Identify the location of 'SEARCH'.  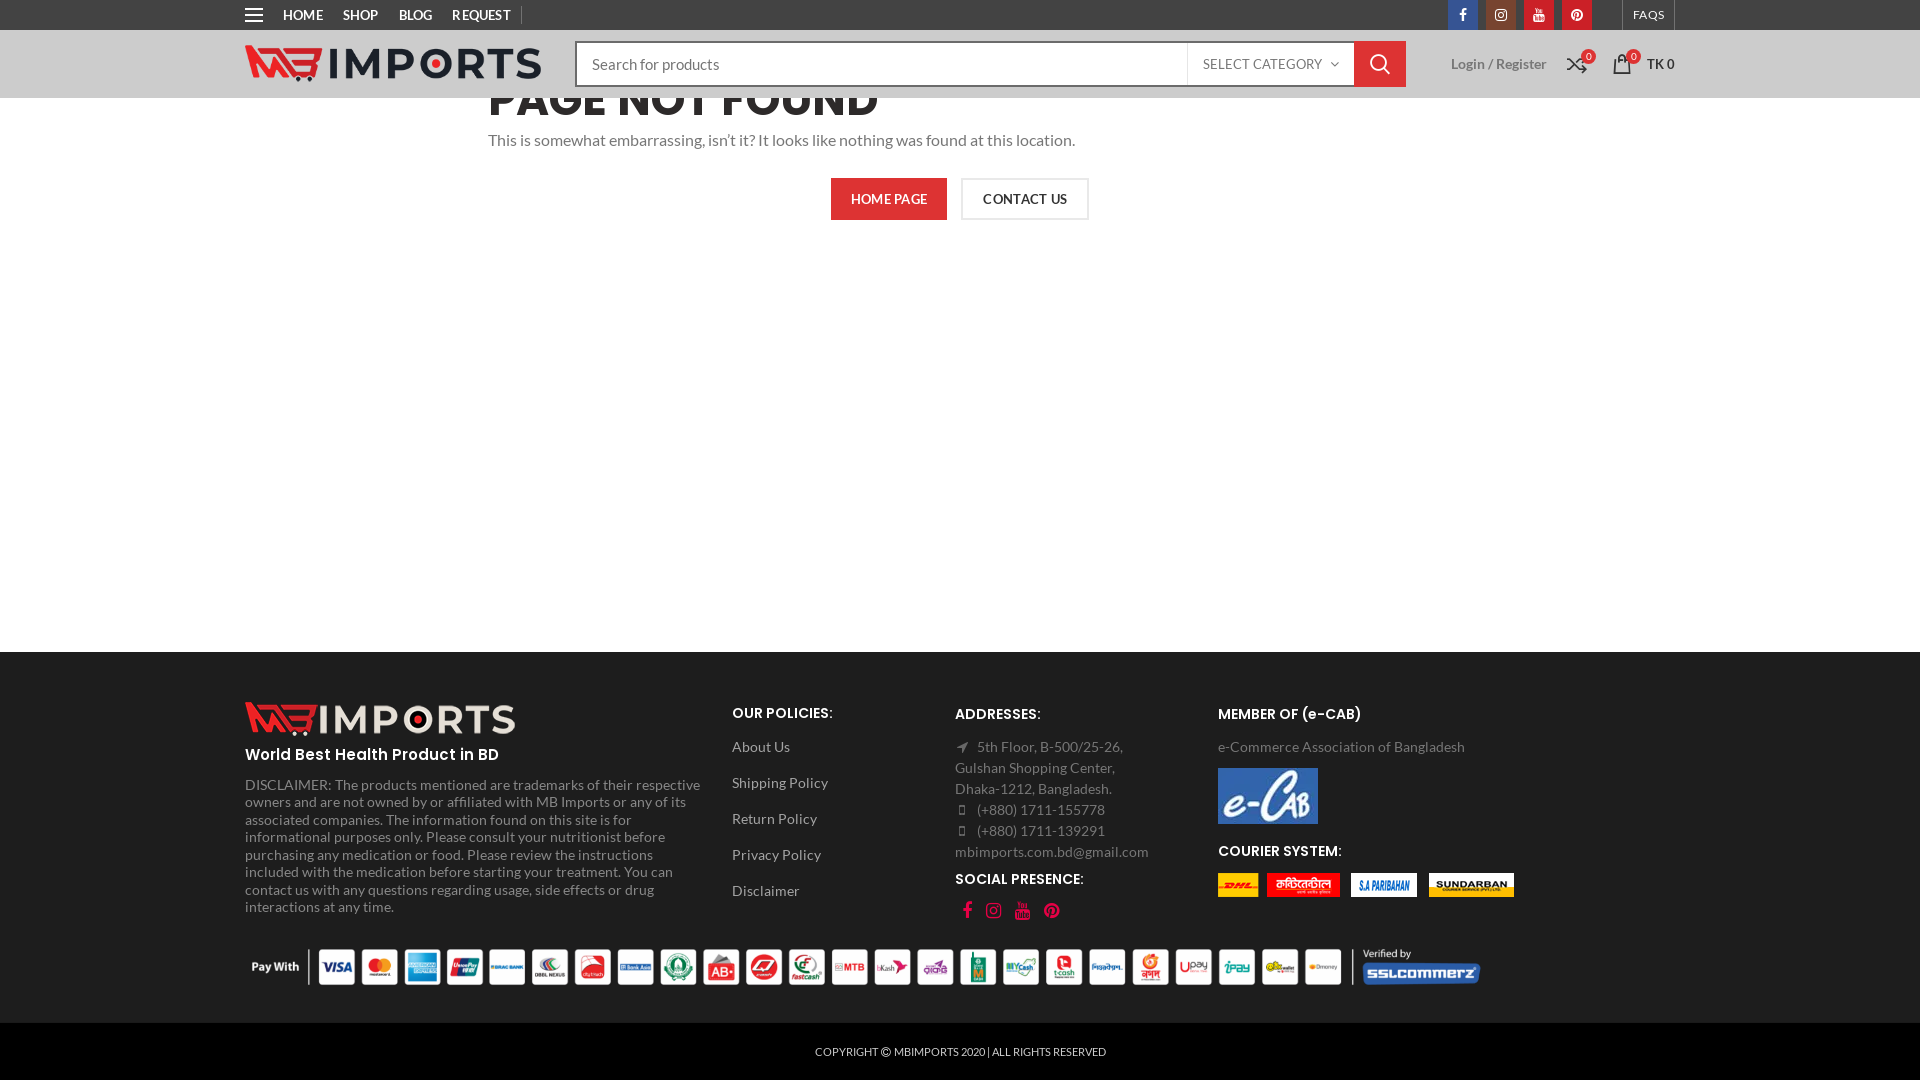
(1379, 63).